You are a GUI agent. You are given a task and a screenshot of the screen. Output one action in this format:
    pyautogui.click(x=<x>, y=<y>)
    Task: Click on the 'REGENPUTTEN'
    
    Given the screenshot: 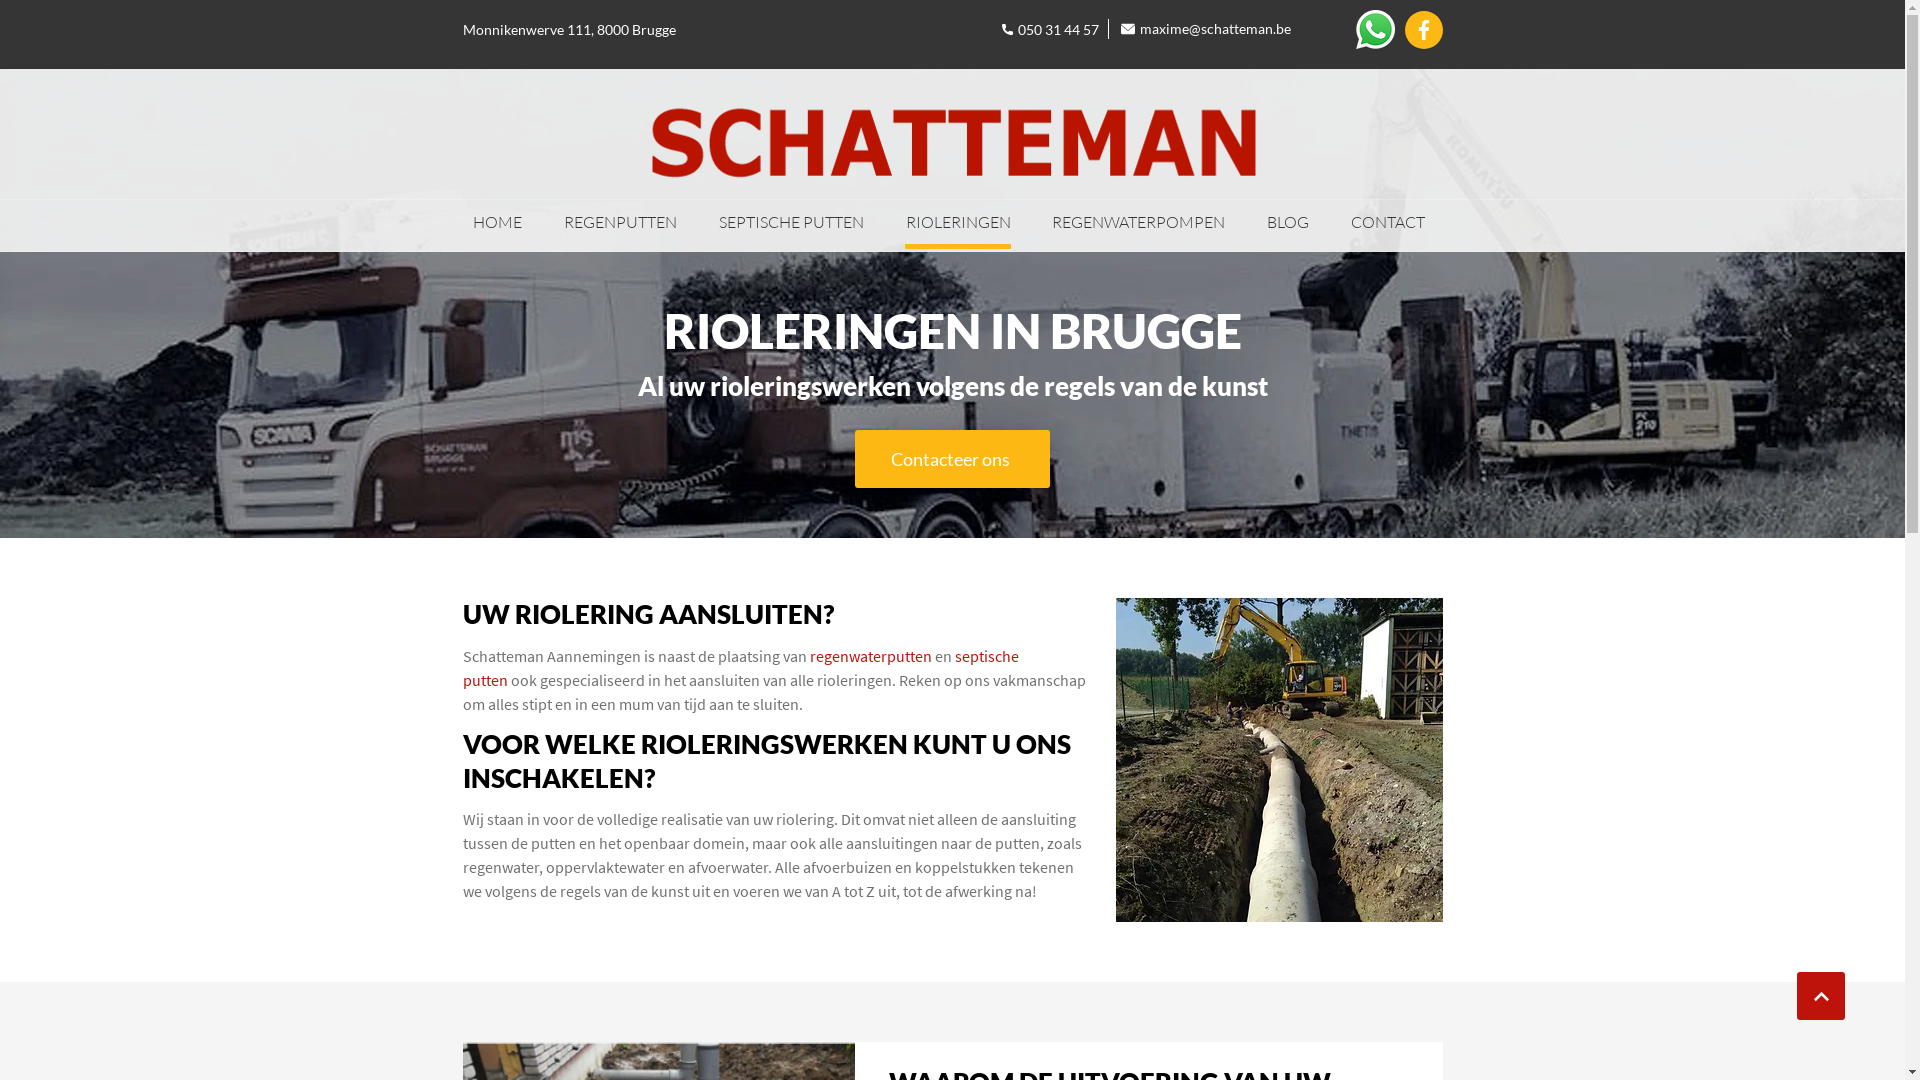 What is the action you would take?
    pyautogui.click(x=619, y=224)
    